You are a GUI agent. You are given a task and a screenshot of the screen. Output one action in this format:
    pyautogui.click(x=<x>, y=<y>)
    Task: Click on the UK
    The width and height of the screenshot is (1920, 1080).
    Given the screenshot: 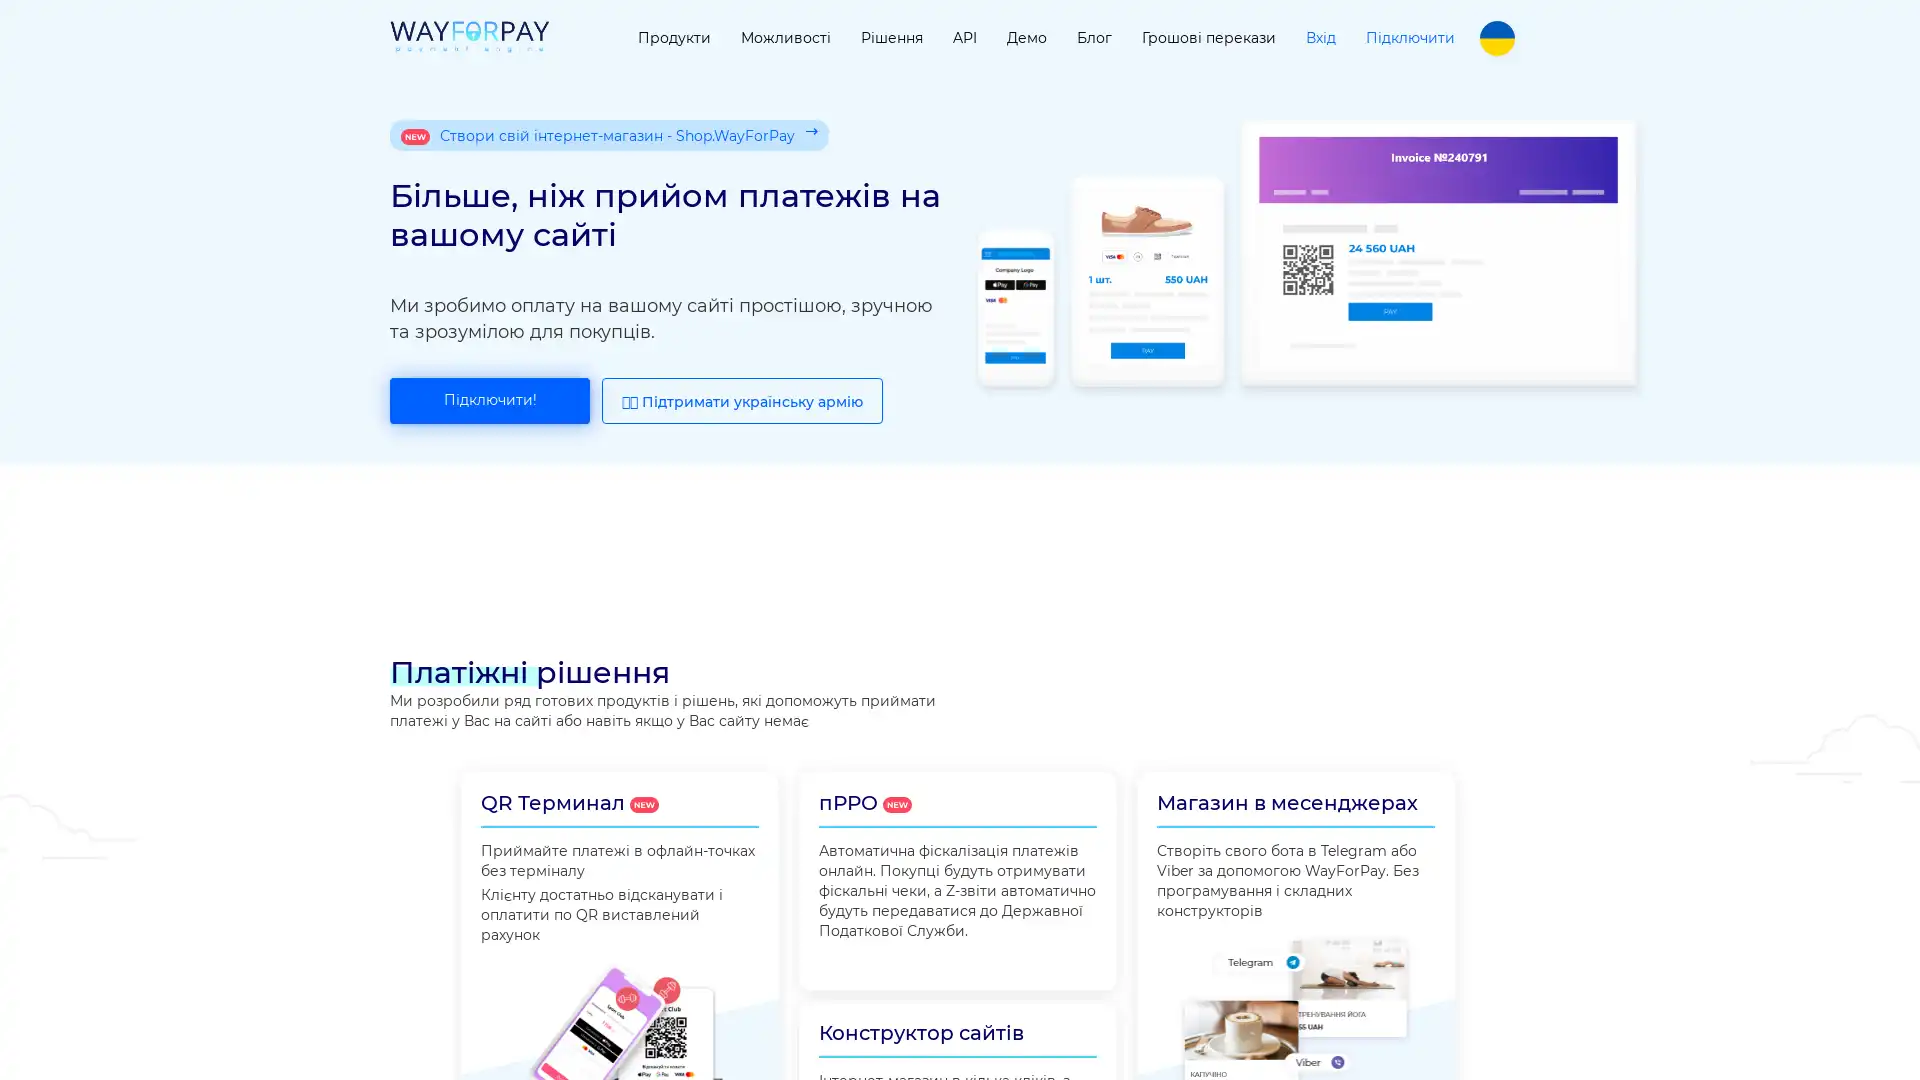 What is the action you would take?
    pyautogui.click(x=1497, y=38)
    